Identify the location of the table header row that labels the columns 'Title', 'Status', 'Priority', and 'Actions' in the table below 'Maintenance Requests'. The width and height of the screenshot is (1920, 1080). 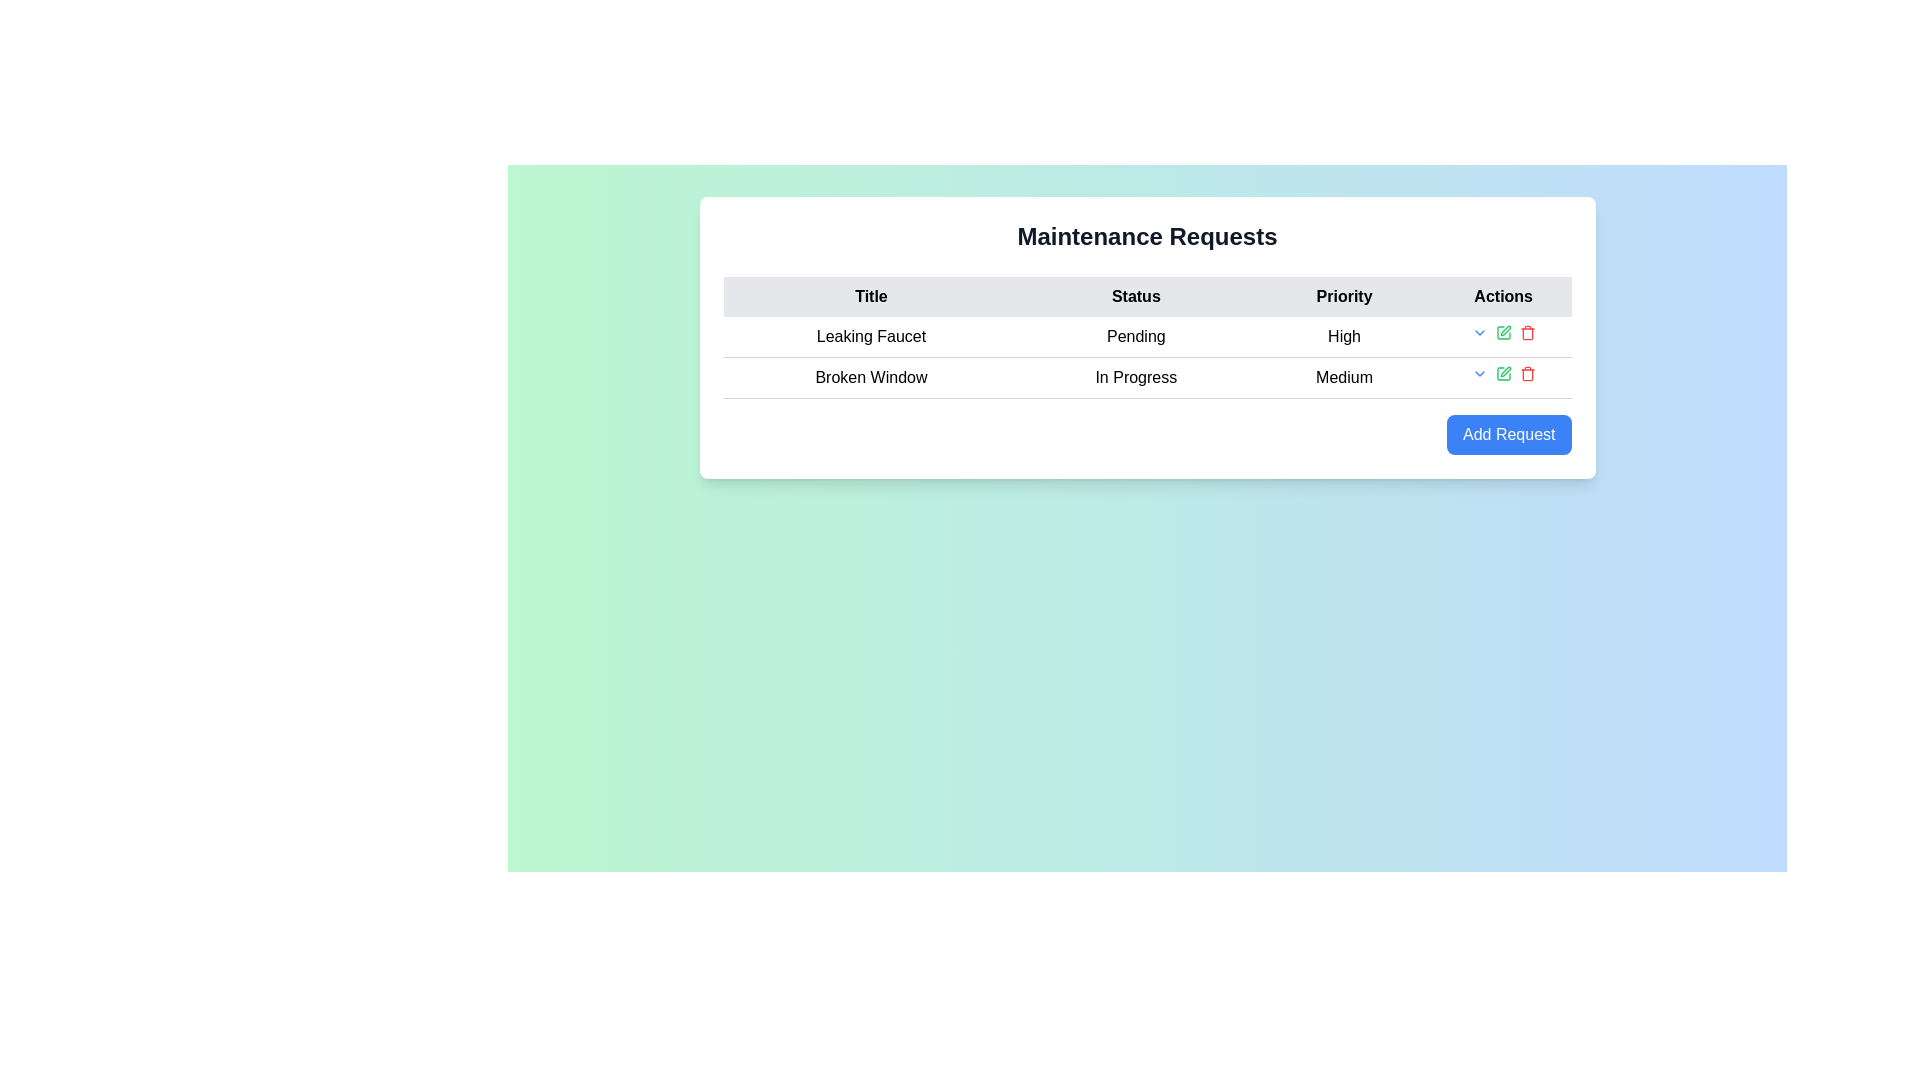
(1147, 297).